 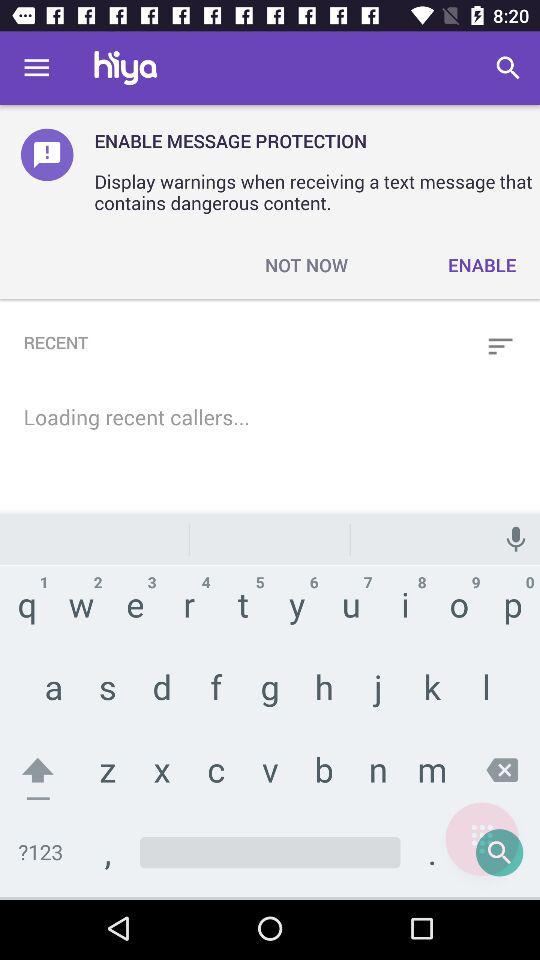 What do you see at coordinates (481, 839) in the screenshot?
I see `menu page` at bounding box center [481, 839].